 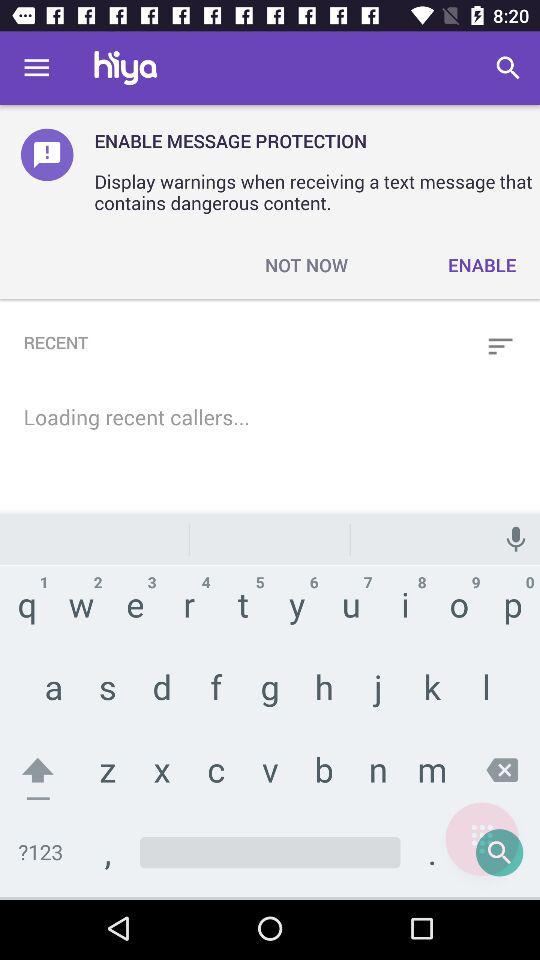 What do you see at coordinates (481, 839) in the screenshot?
I see `menu page` at bounding box center [481, 839].